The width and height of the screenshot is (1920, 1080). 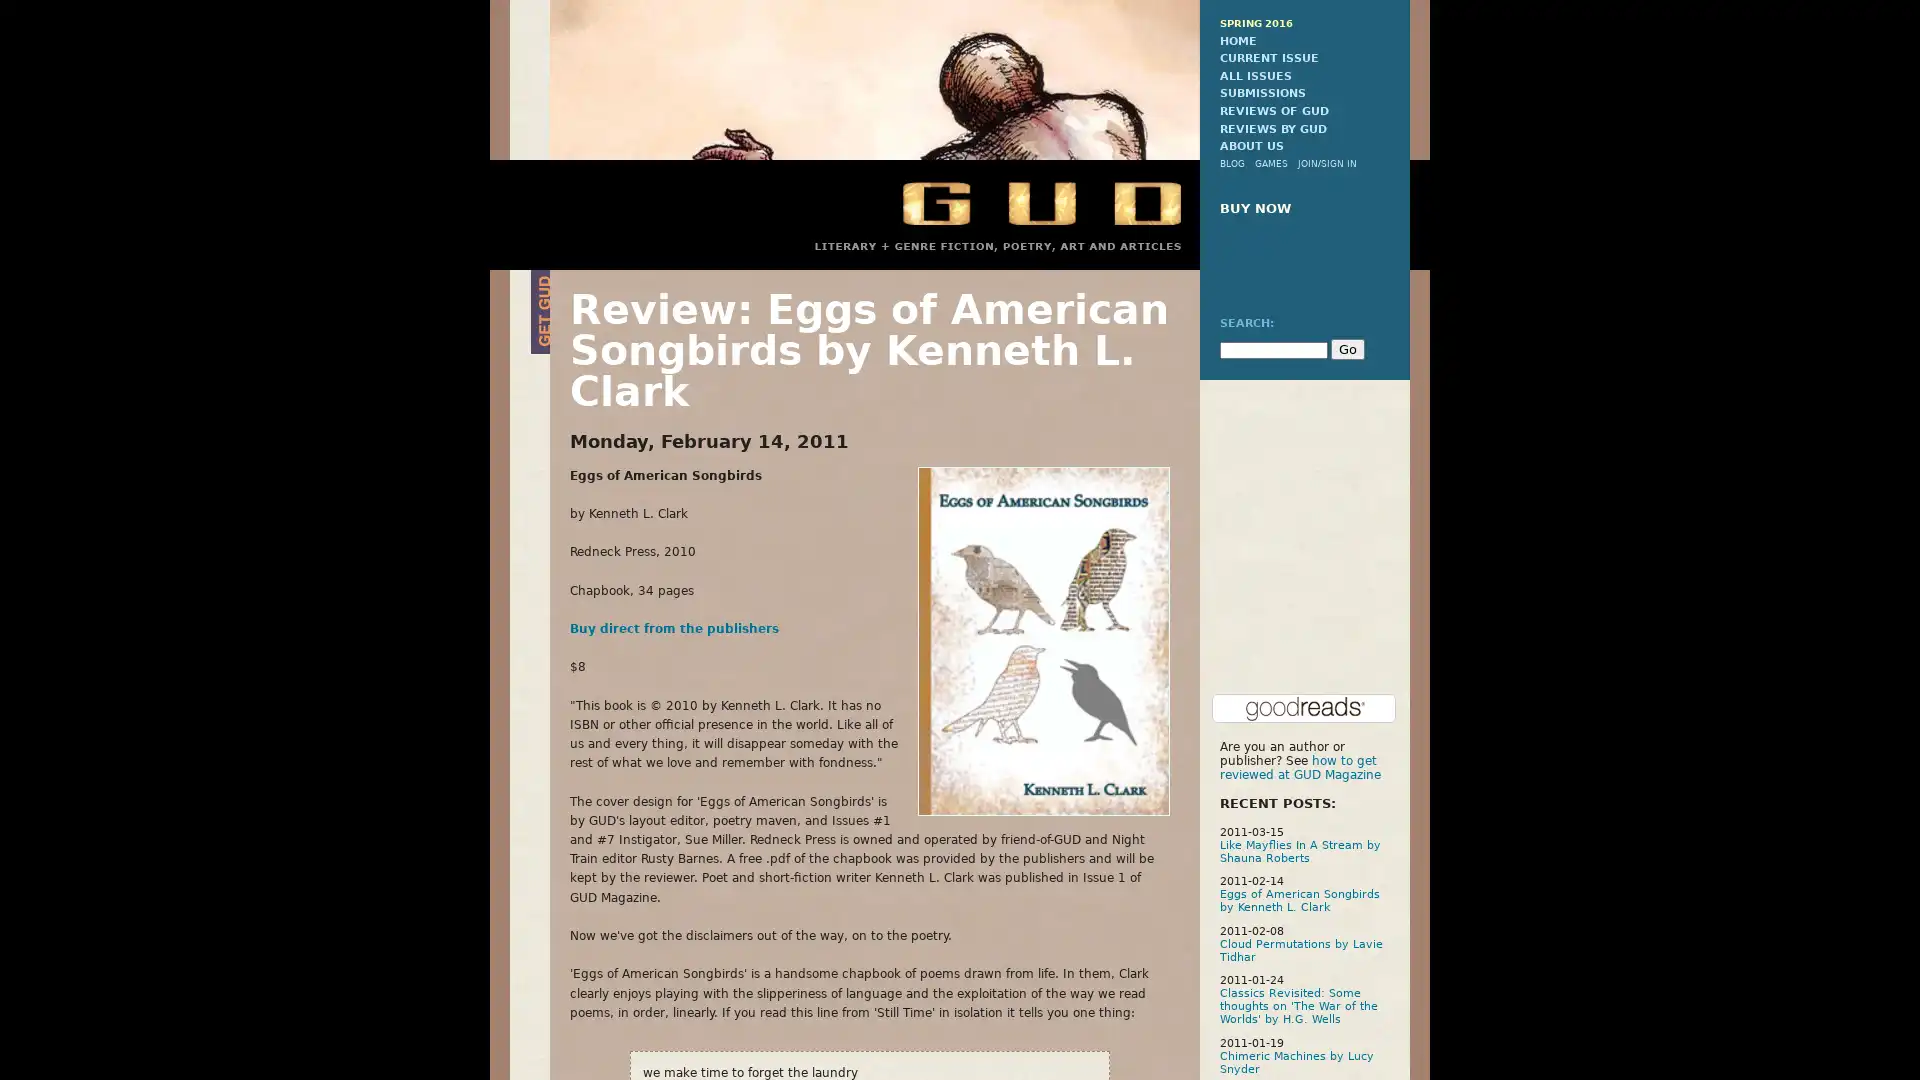 What do you see at coordinates (1348, 348) in the screenshot?
I see `Go` at bounding box center [1348, 348].